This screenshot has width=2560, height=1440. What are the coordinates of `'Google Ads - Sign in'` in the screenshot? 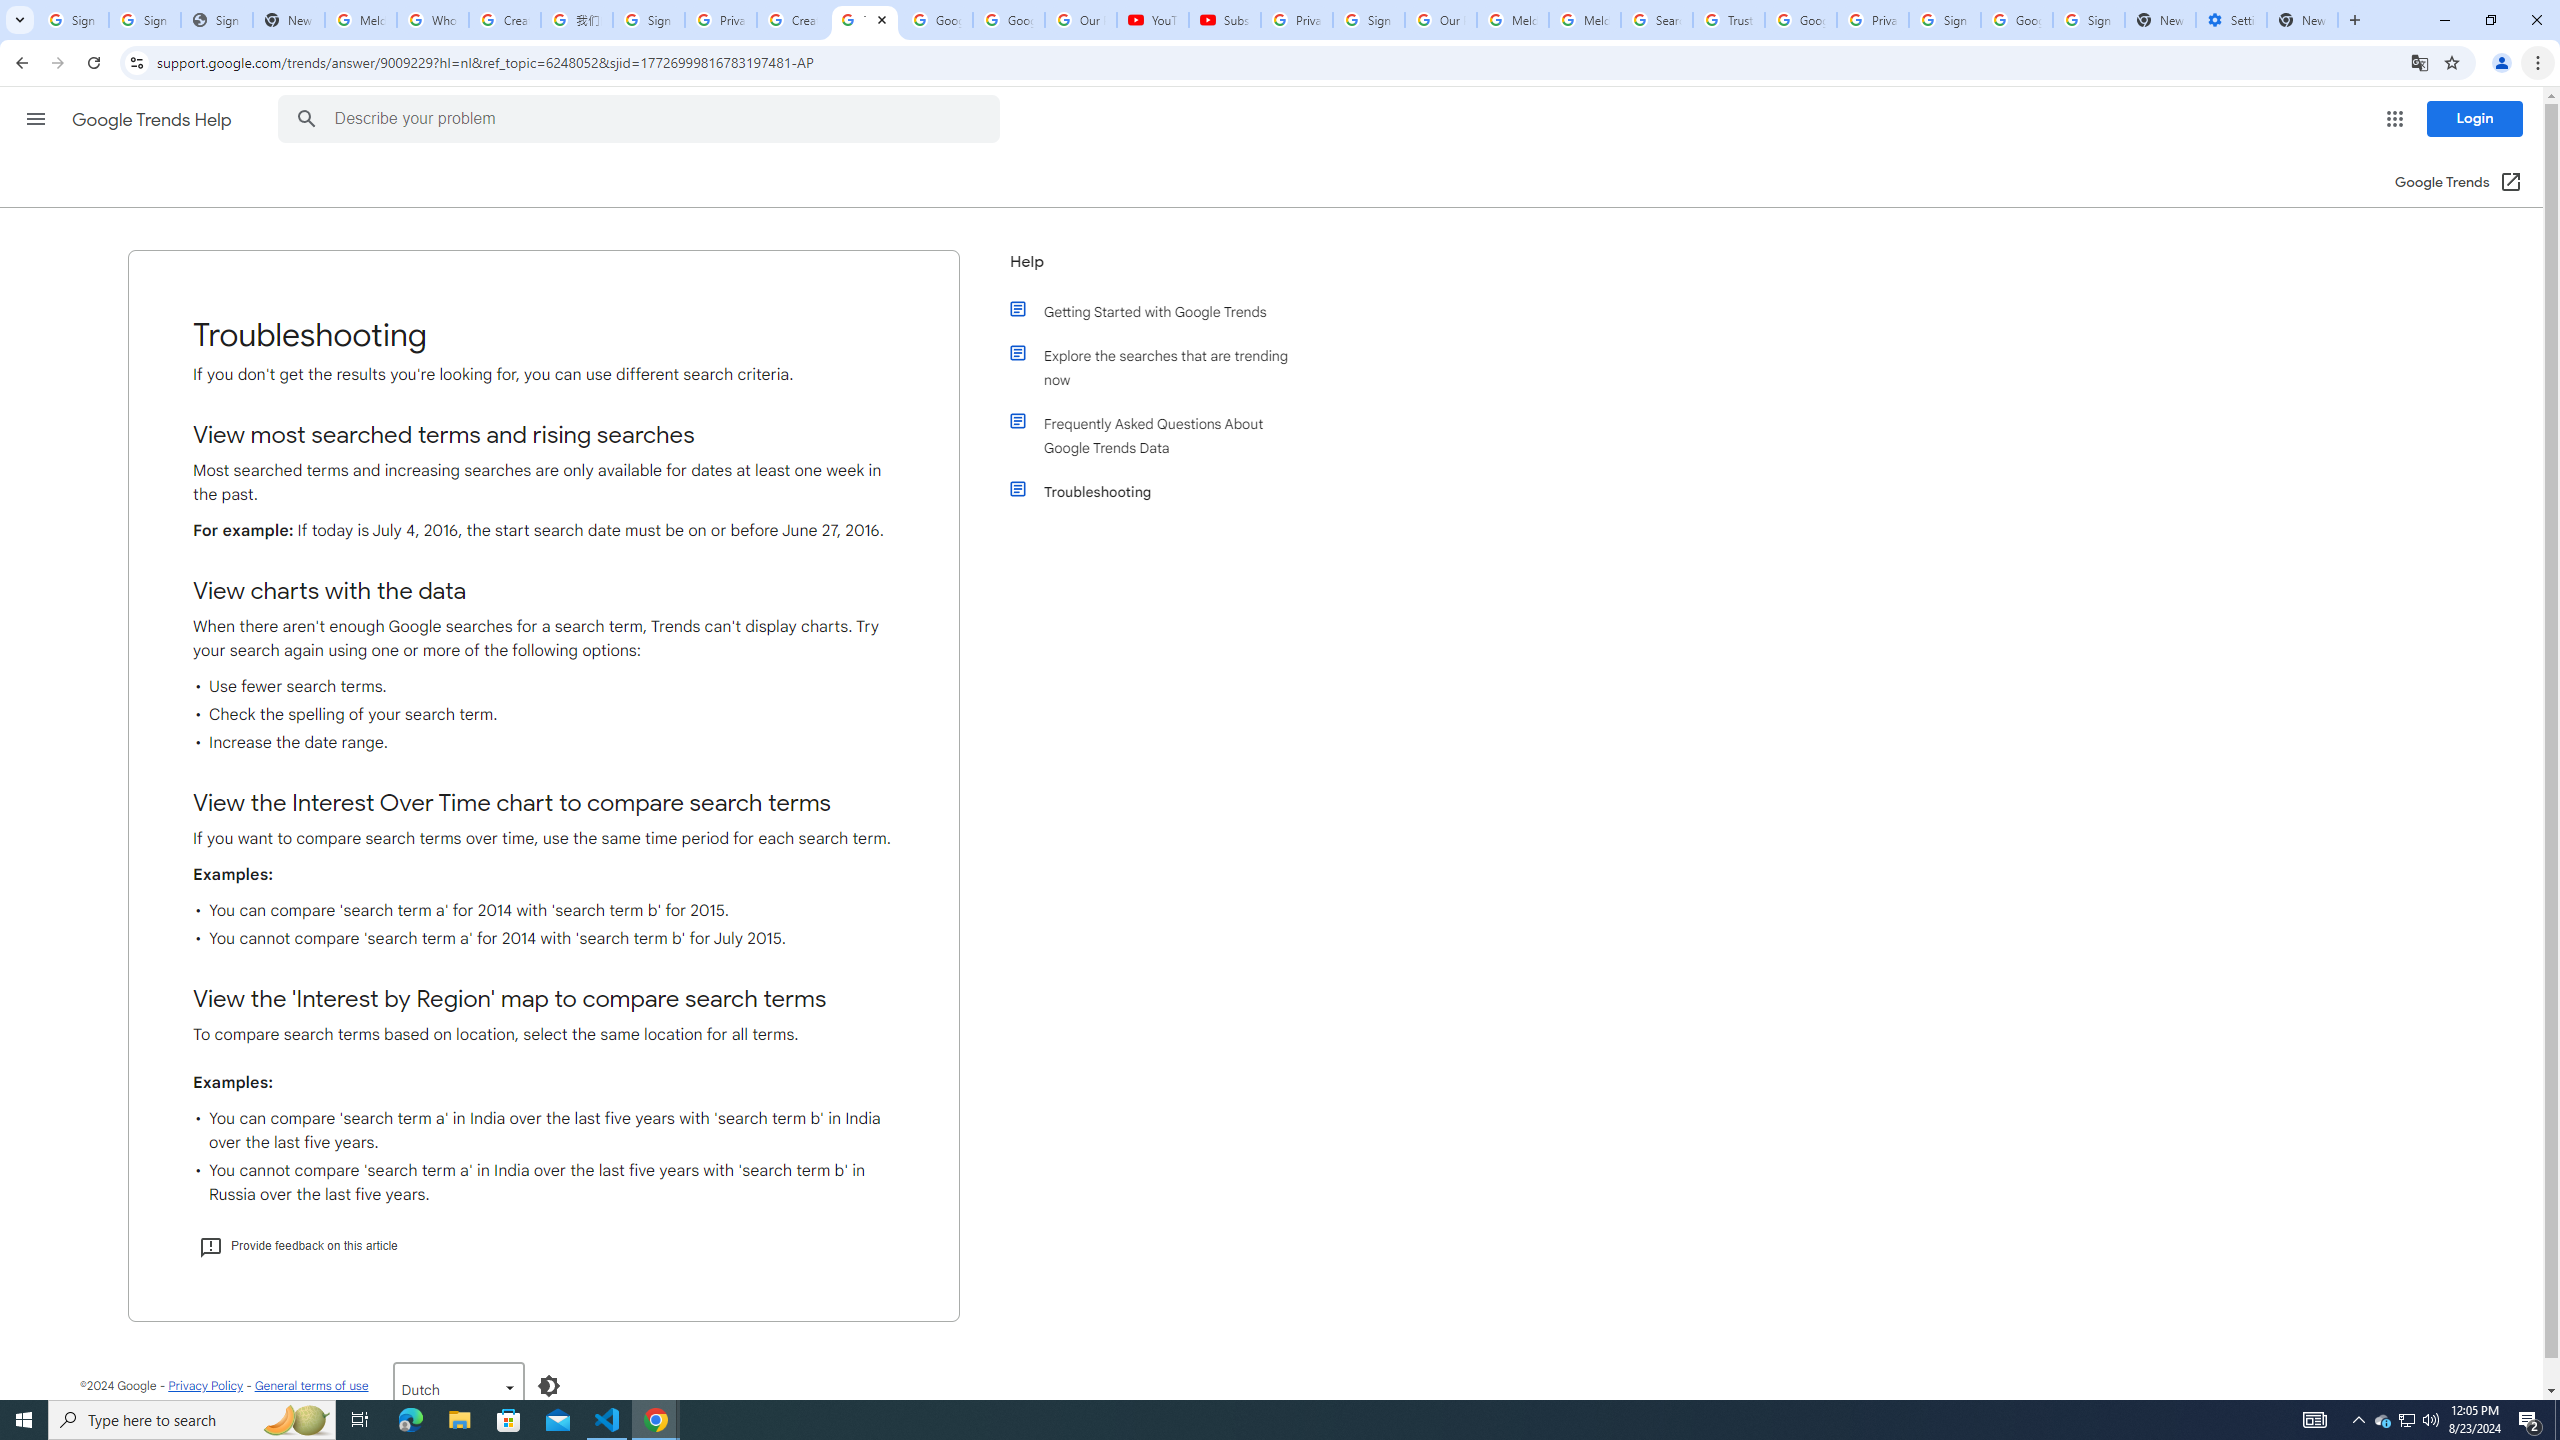 It's located at (1799, 19).